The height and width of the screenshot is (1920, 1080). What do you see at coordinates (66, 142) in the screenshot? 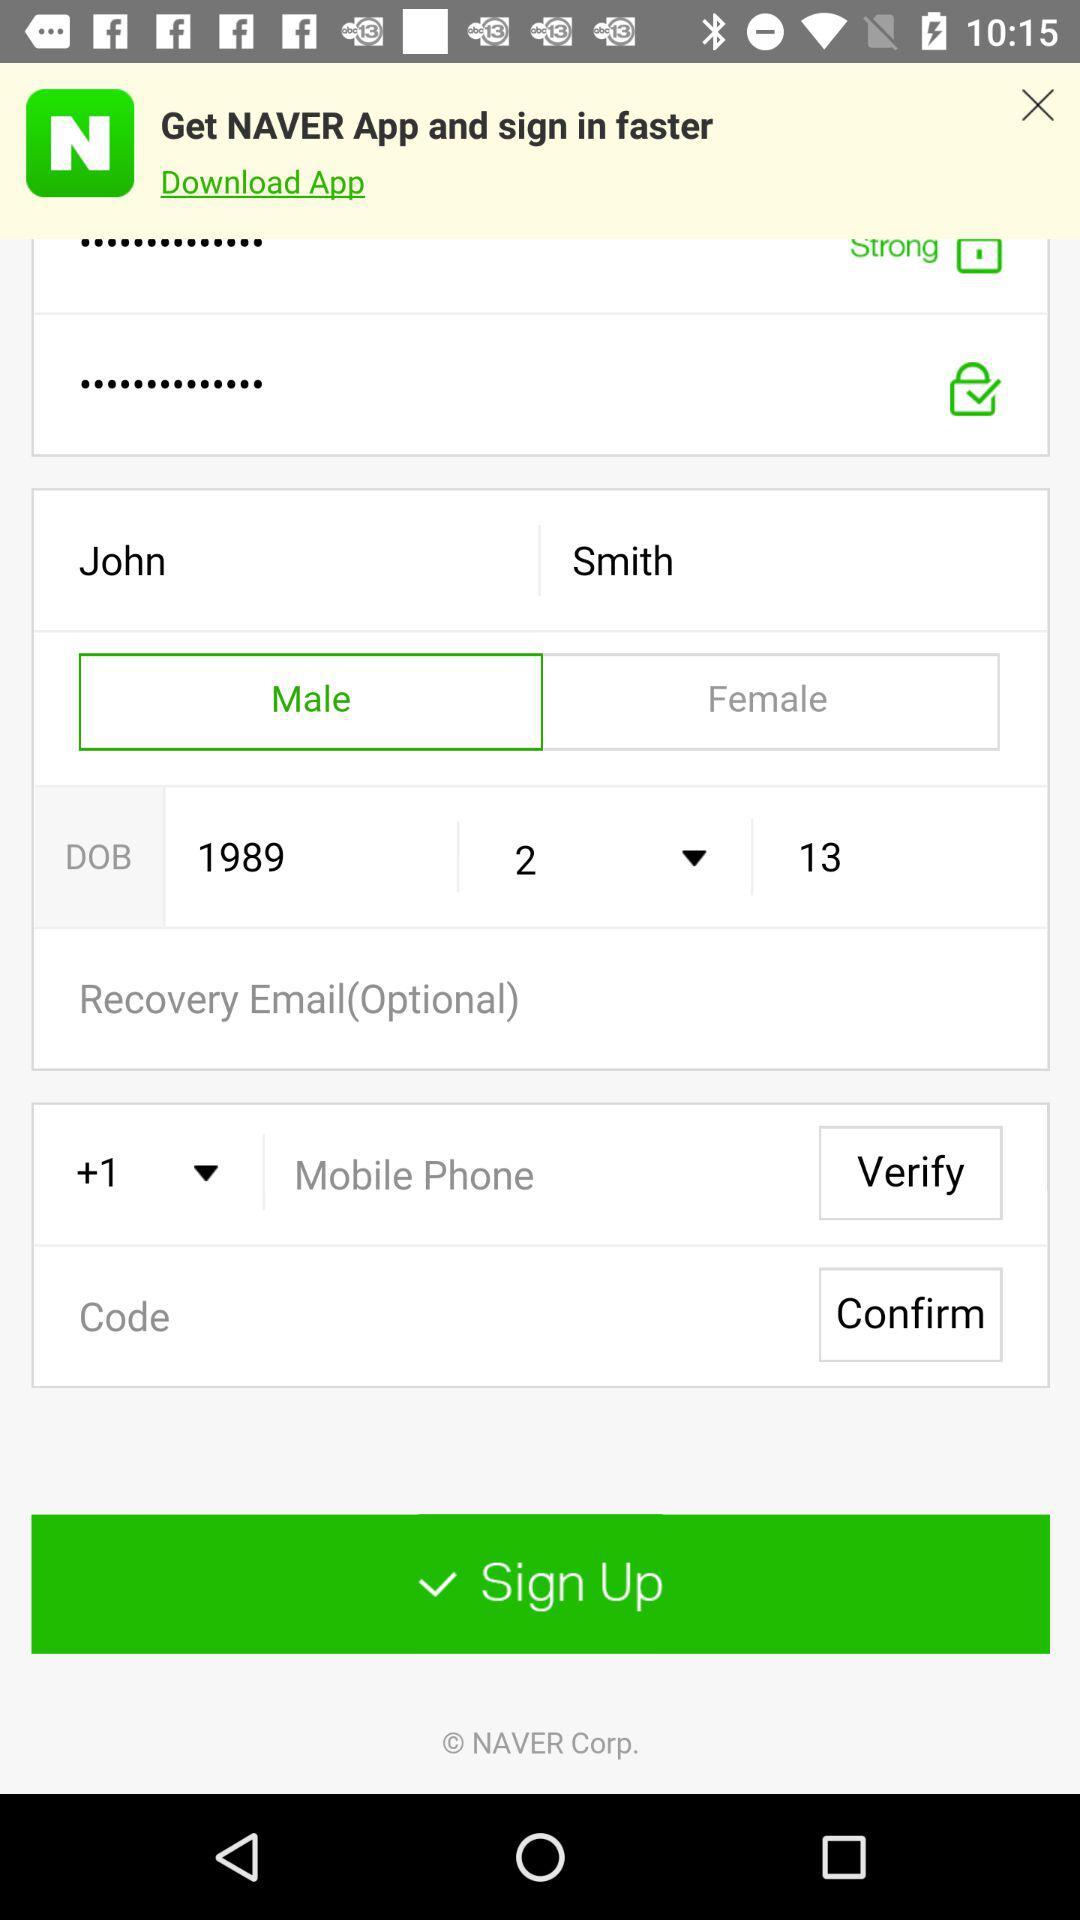
I see `title image` at bounding box center [66, 142].